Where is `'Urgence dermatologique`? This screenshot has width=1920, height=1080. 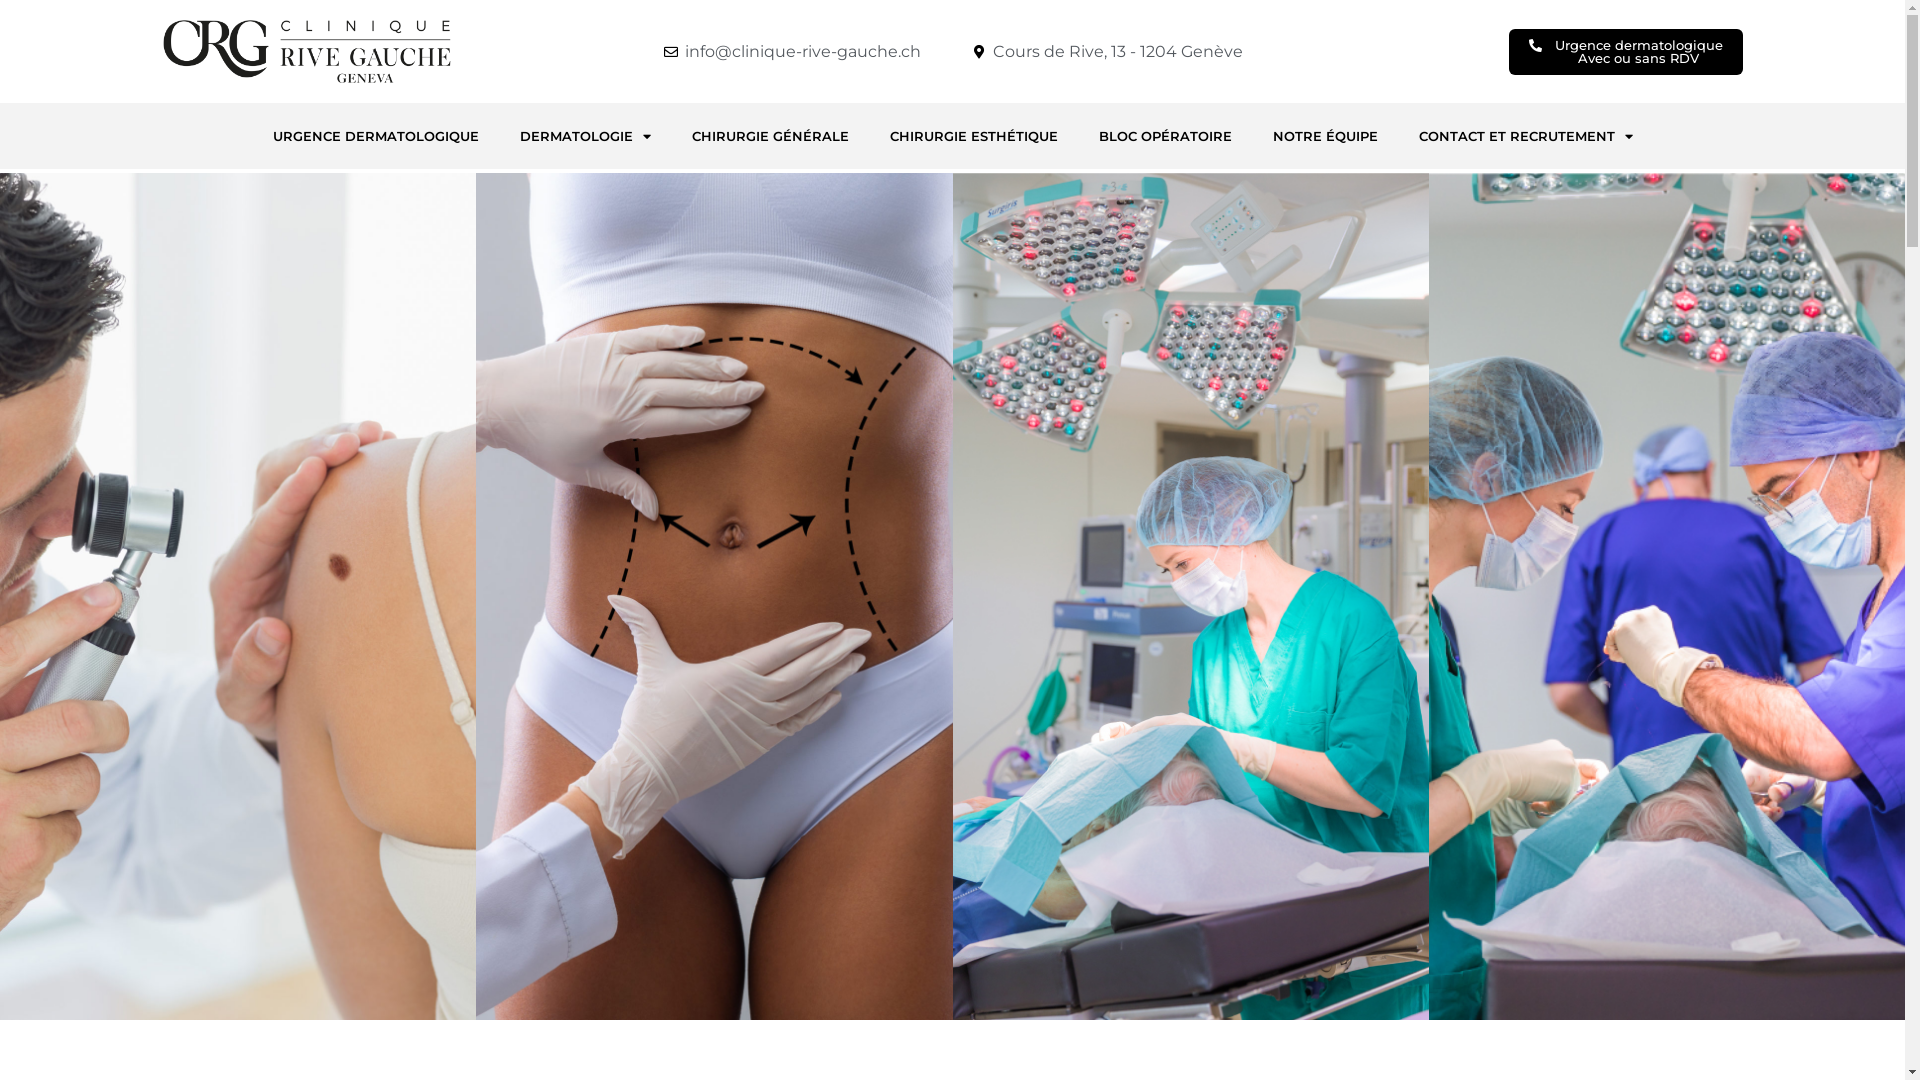
'Urgence dermatologique is located at coordinates (1625, 49).